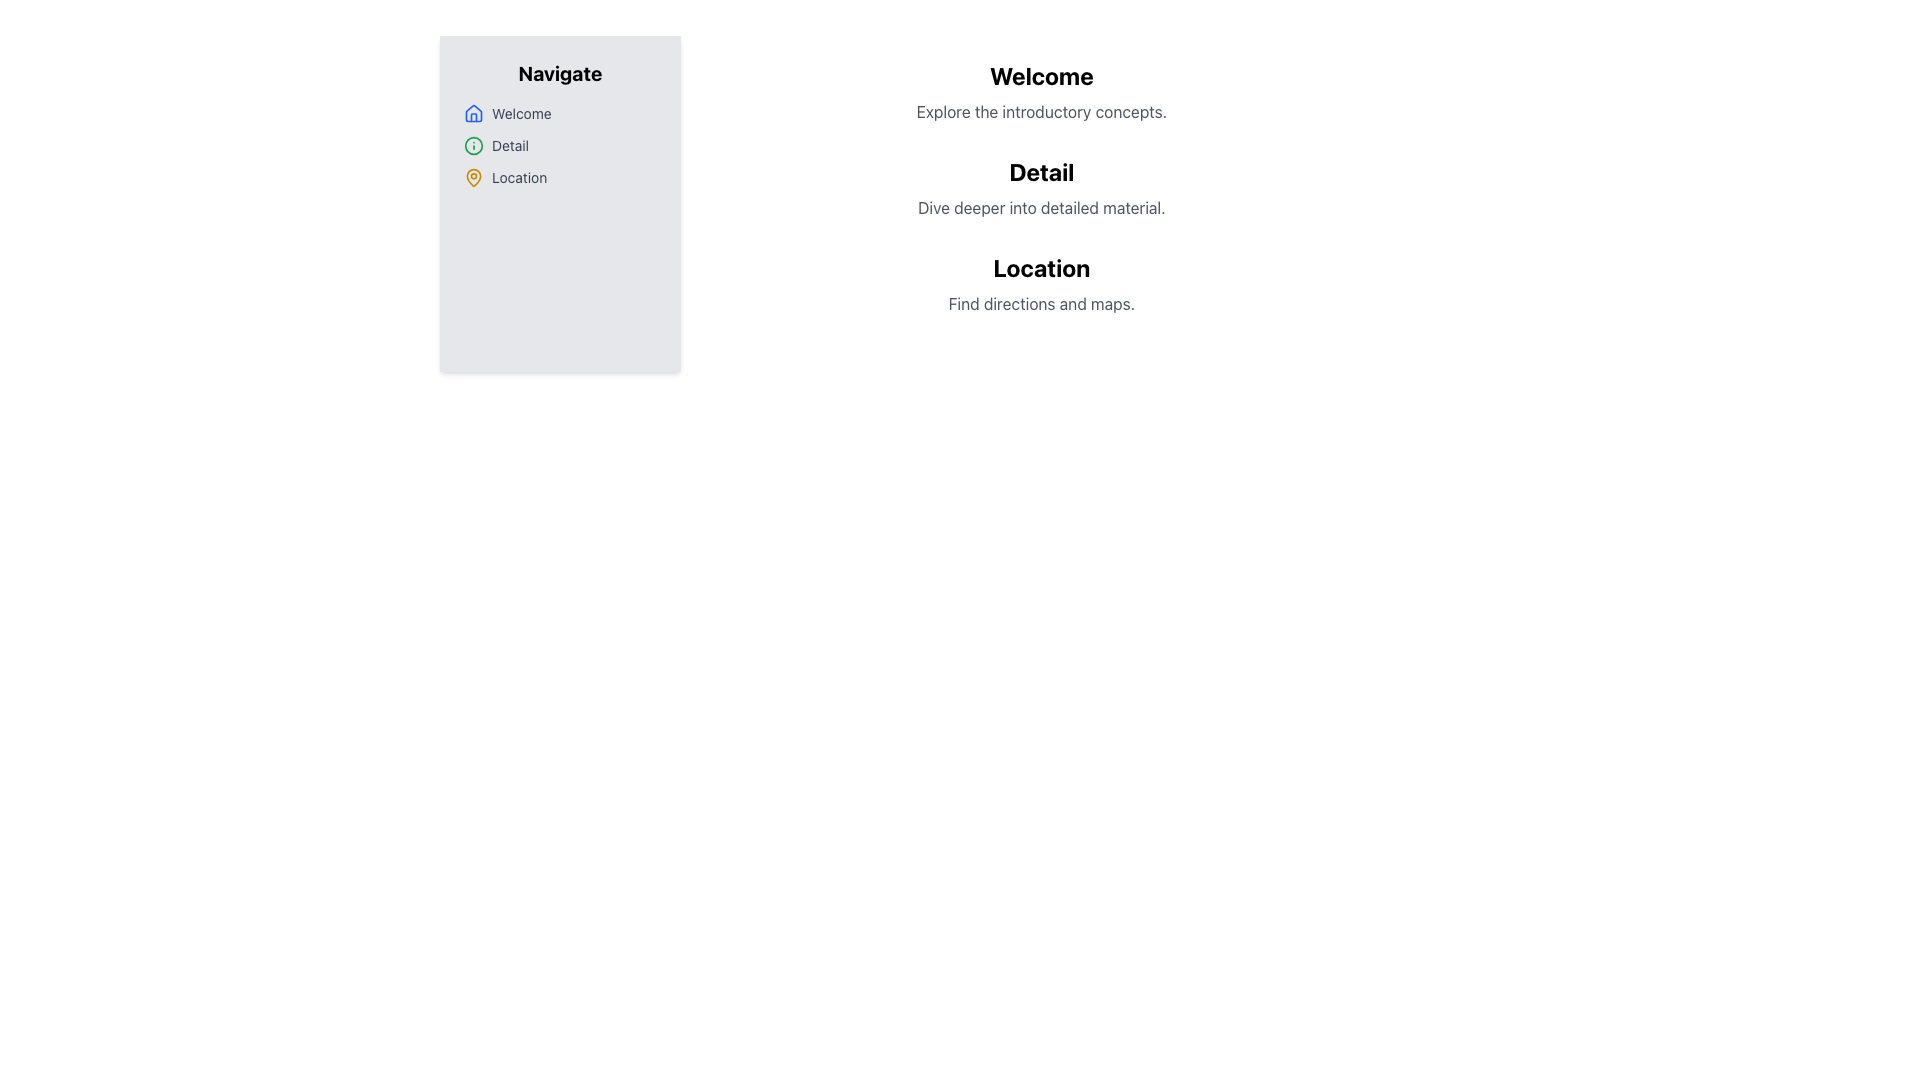 This screenshot has width=1920, height=1080. What do you see at coordinates (1040, 266) in the screenshot?
I see `the prominent header text label displaying 'Location', which is in bold and large font, positioned above the descriptive text 'Find directions and maps'` at bounding box center [1040, 266].